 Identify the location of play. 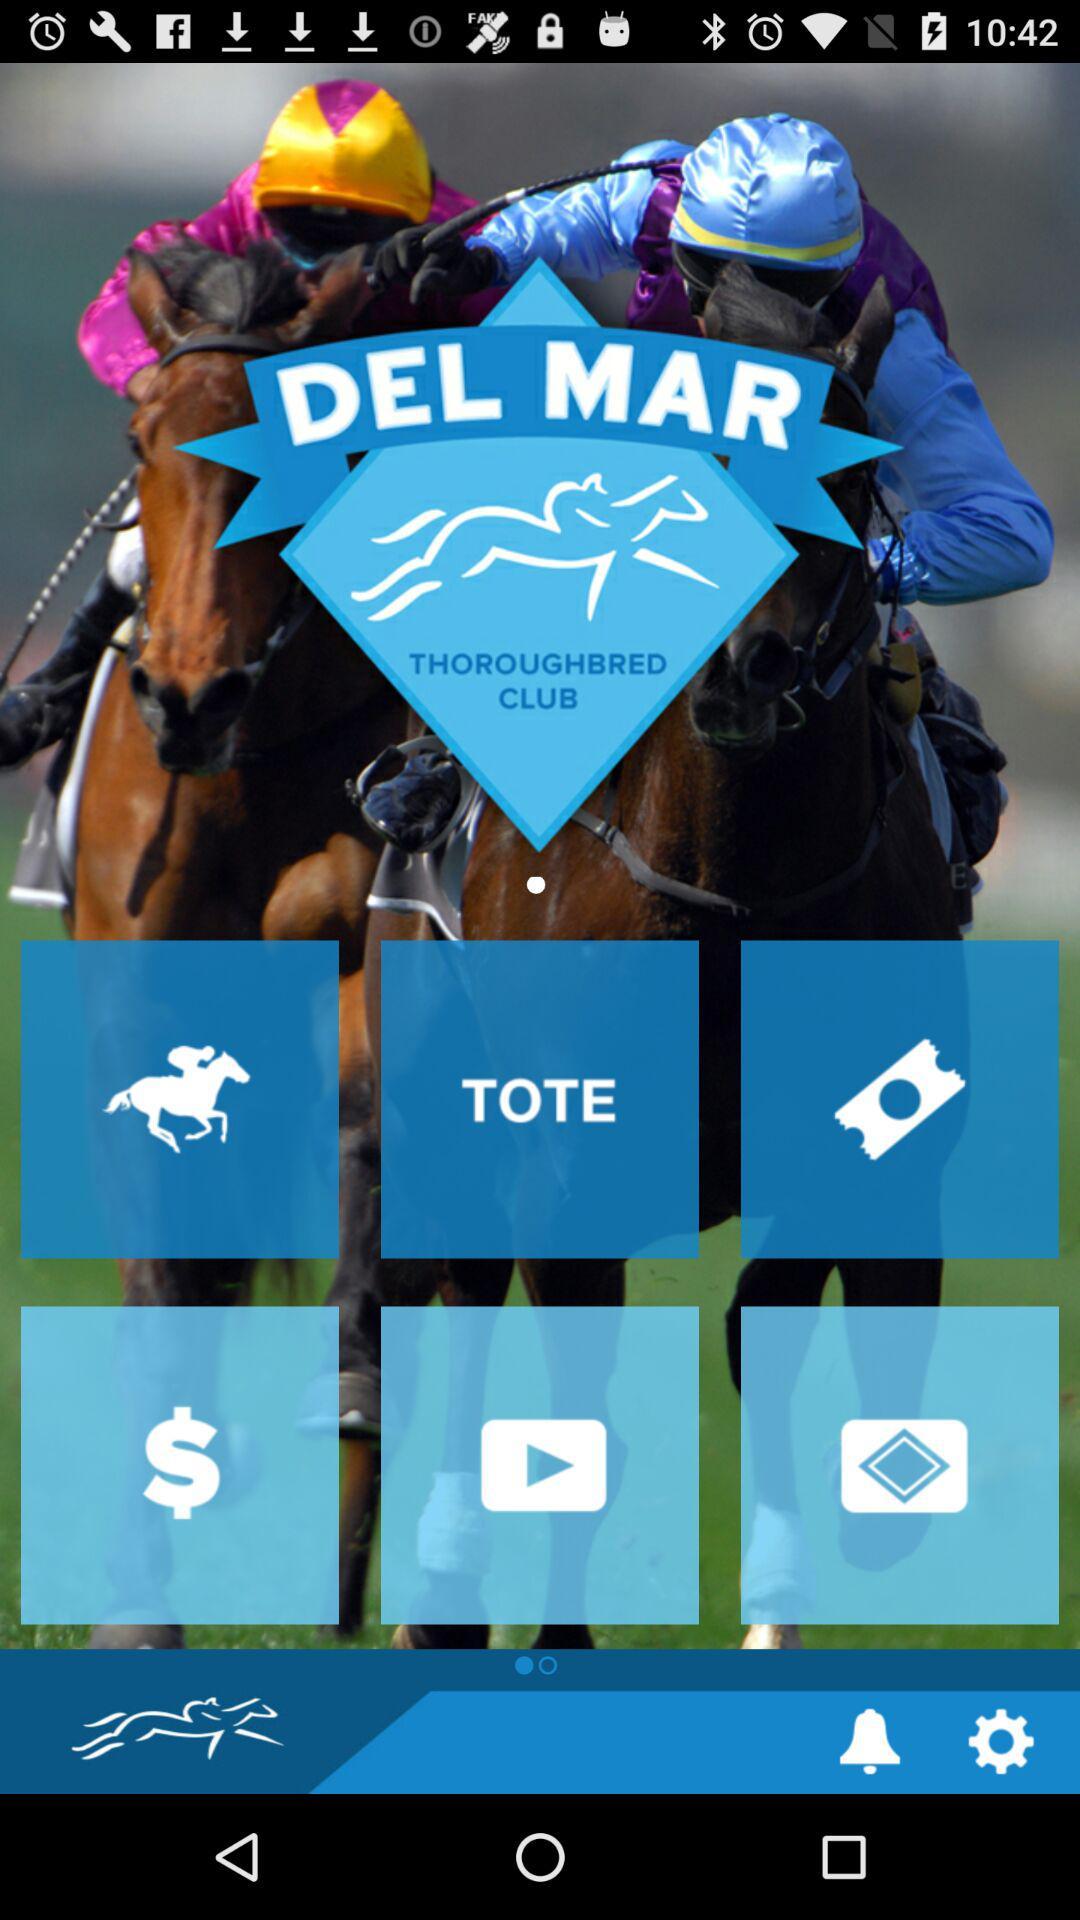
(540, 1465).